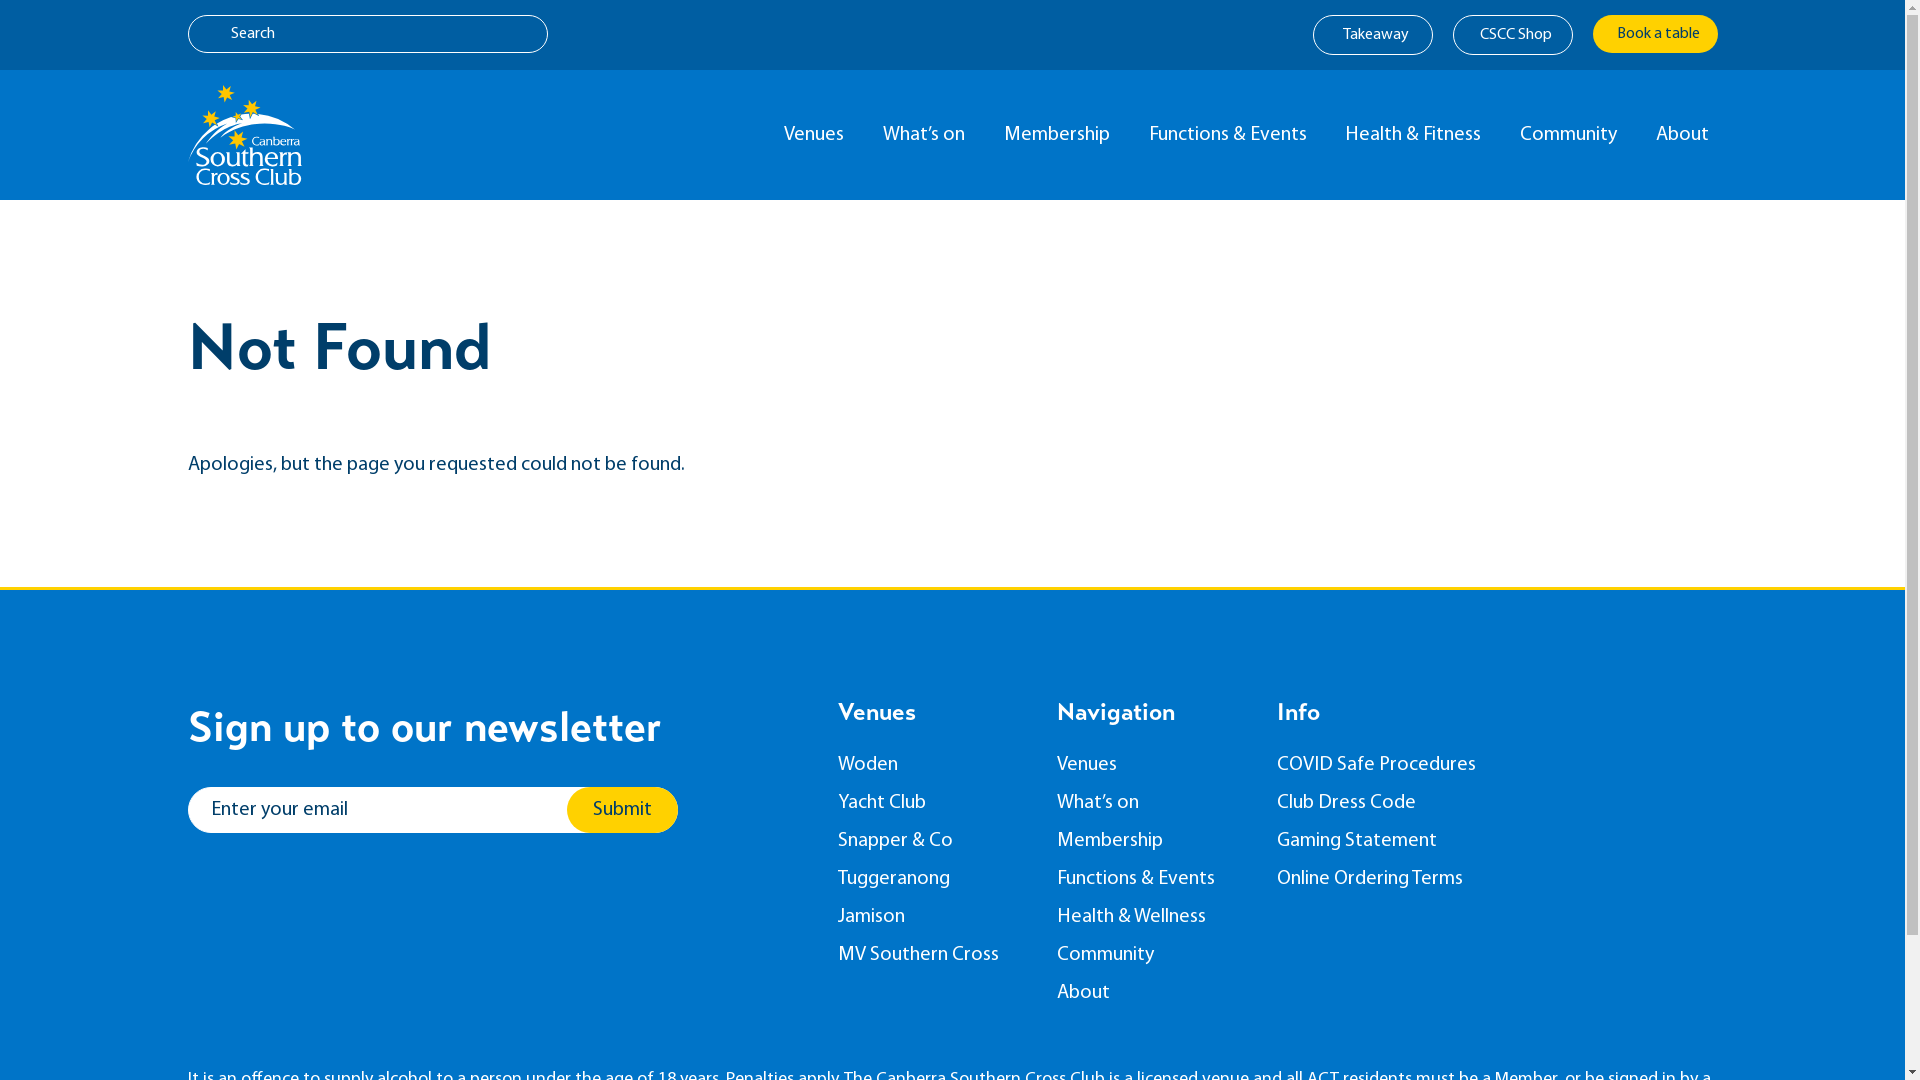  I want to click on 'Jamison', so click(931, 917).